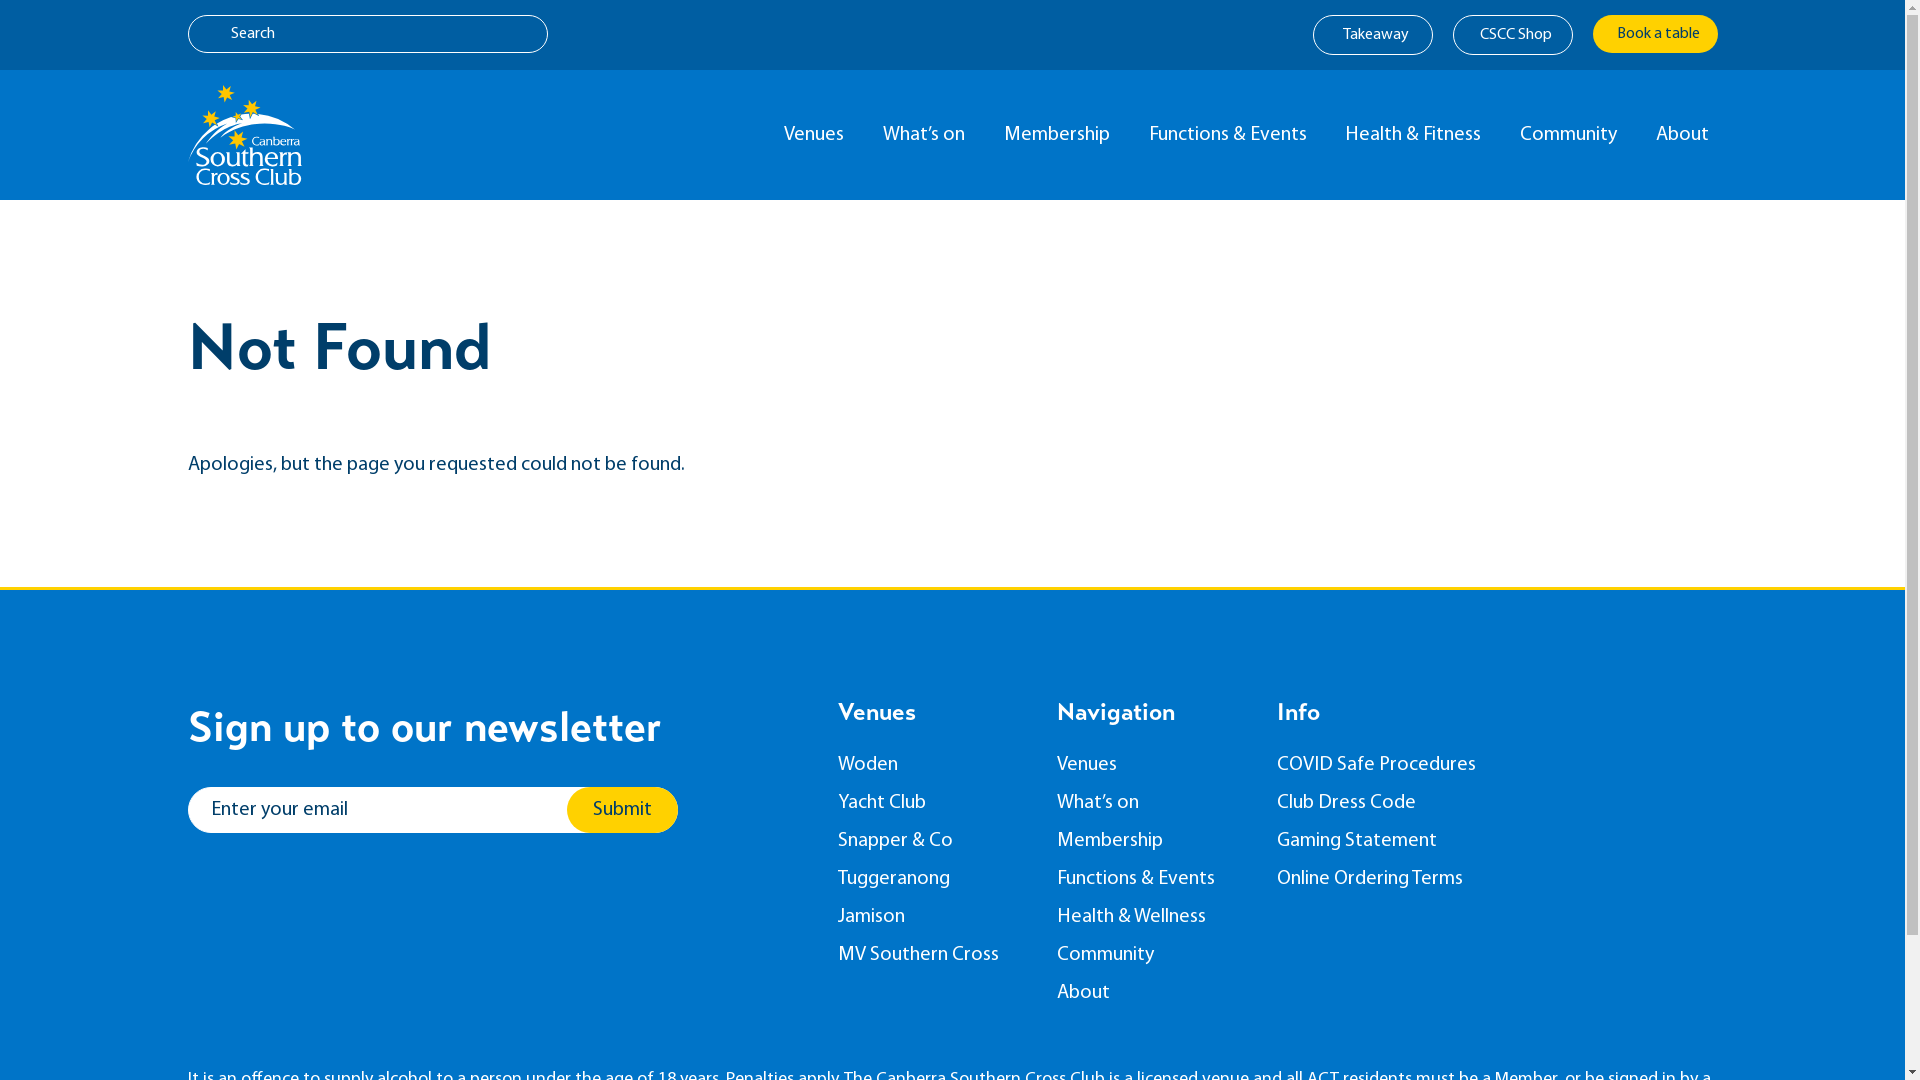  I want to click on 'Jamison', so click(931, 917).